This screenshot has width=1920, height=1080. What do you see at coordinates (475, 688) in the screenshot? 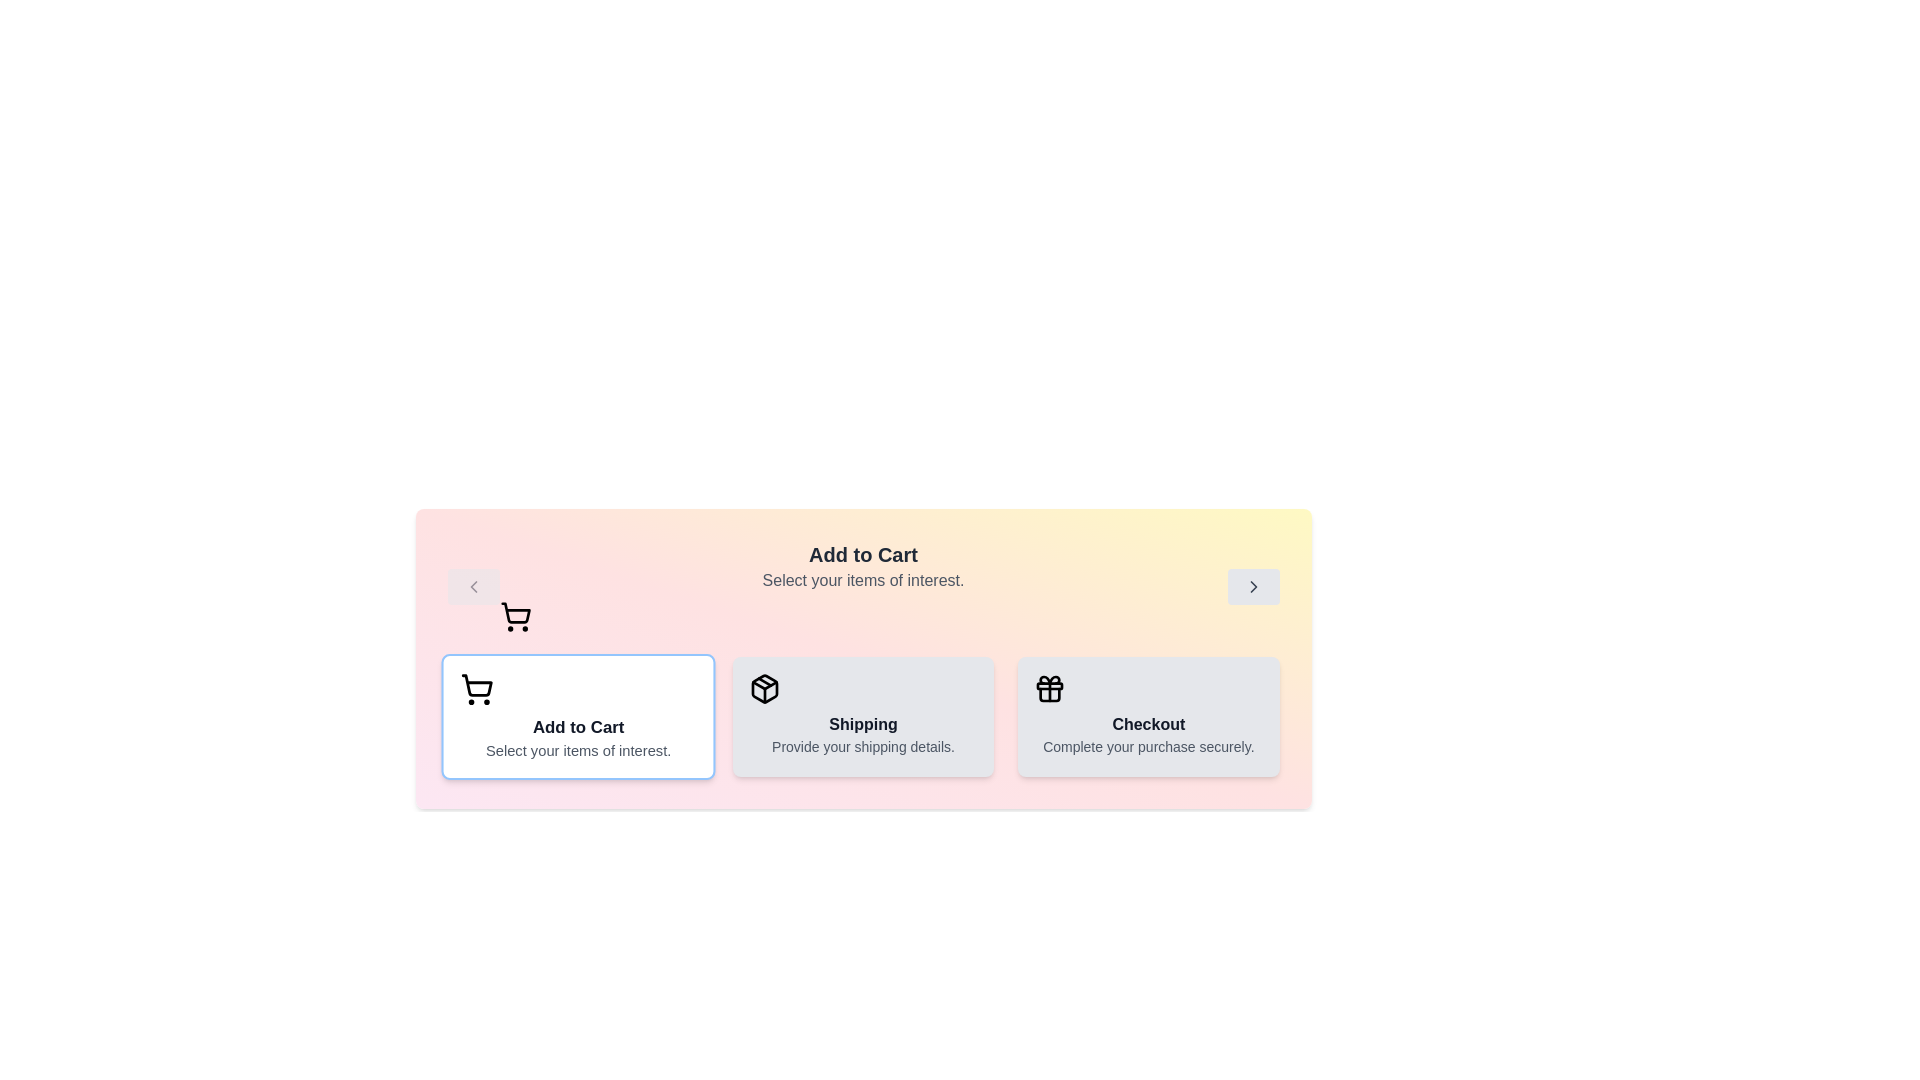
I see `the shopping cart icon, which is a thin black outline icon resembling a traditional shopping cart, located at the leftmost part of the row labeled 'Add to Cart.'` at bounding box center [475, 688].